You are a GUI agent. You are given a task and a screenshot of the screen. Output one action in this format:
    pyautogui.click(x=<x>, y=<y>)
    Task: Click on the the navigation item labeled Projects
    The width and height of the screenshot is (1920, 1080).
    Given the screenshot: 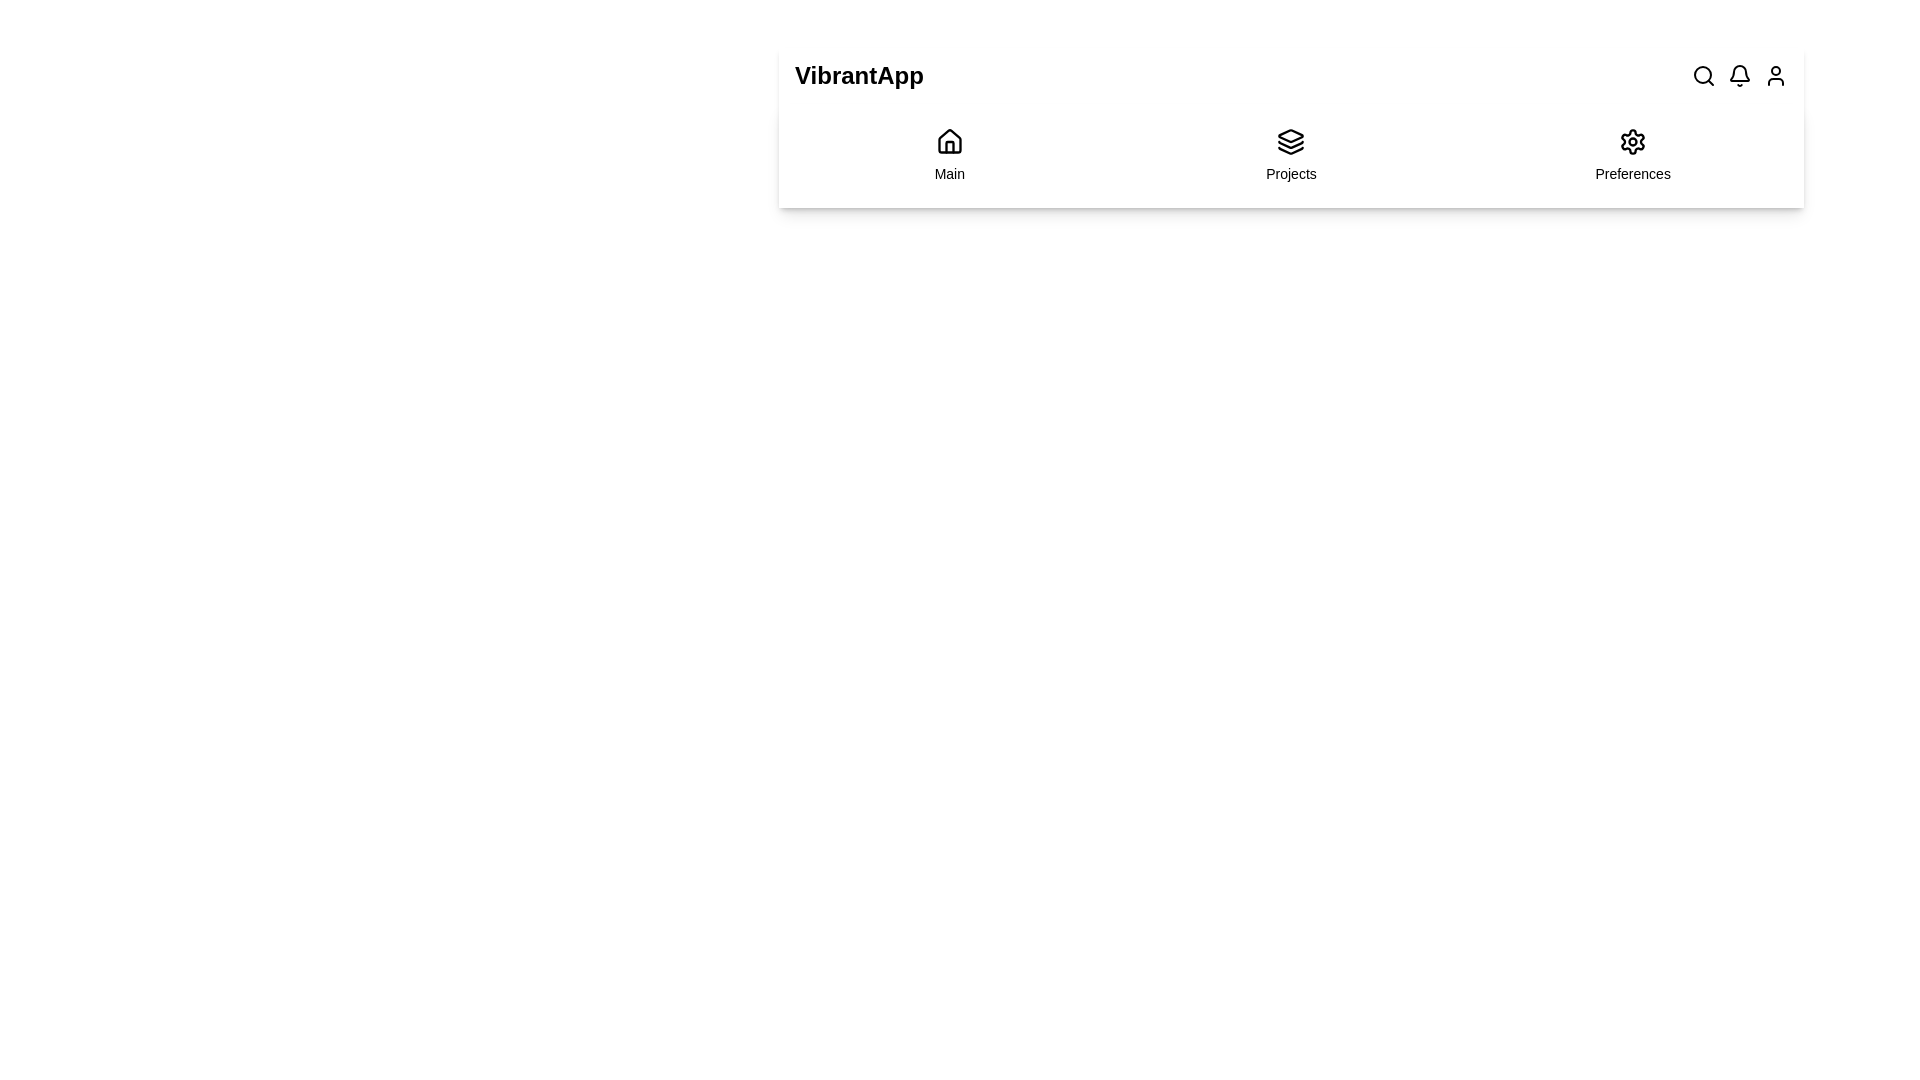 What is the action you would take?
    pyautogui.click(x=1291, y=154)
    